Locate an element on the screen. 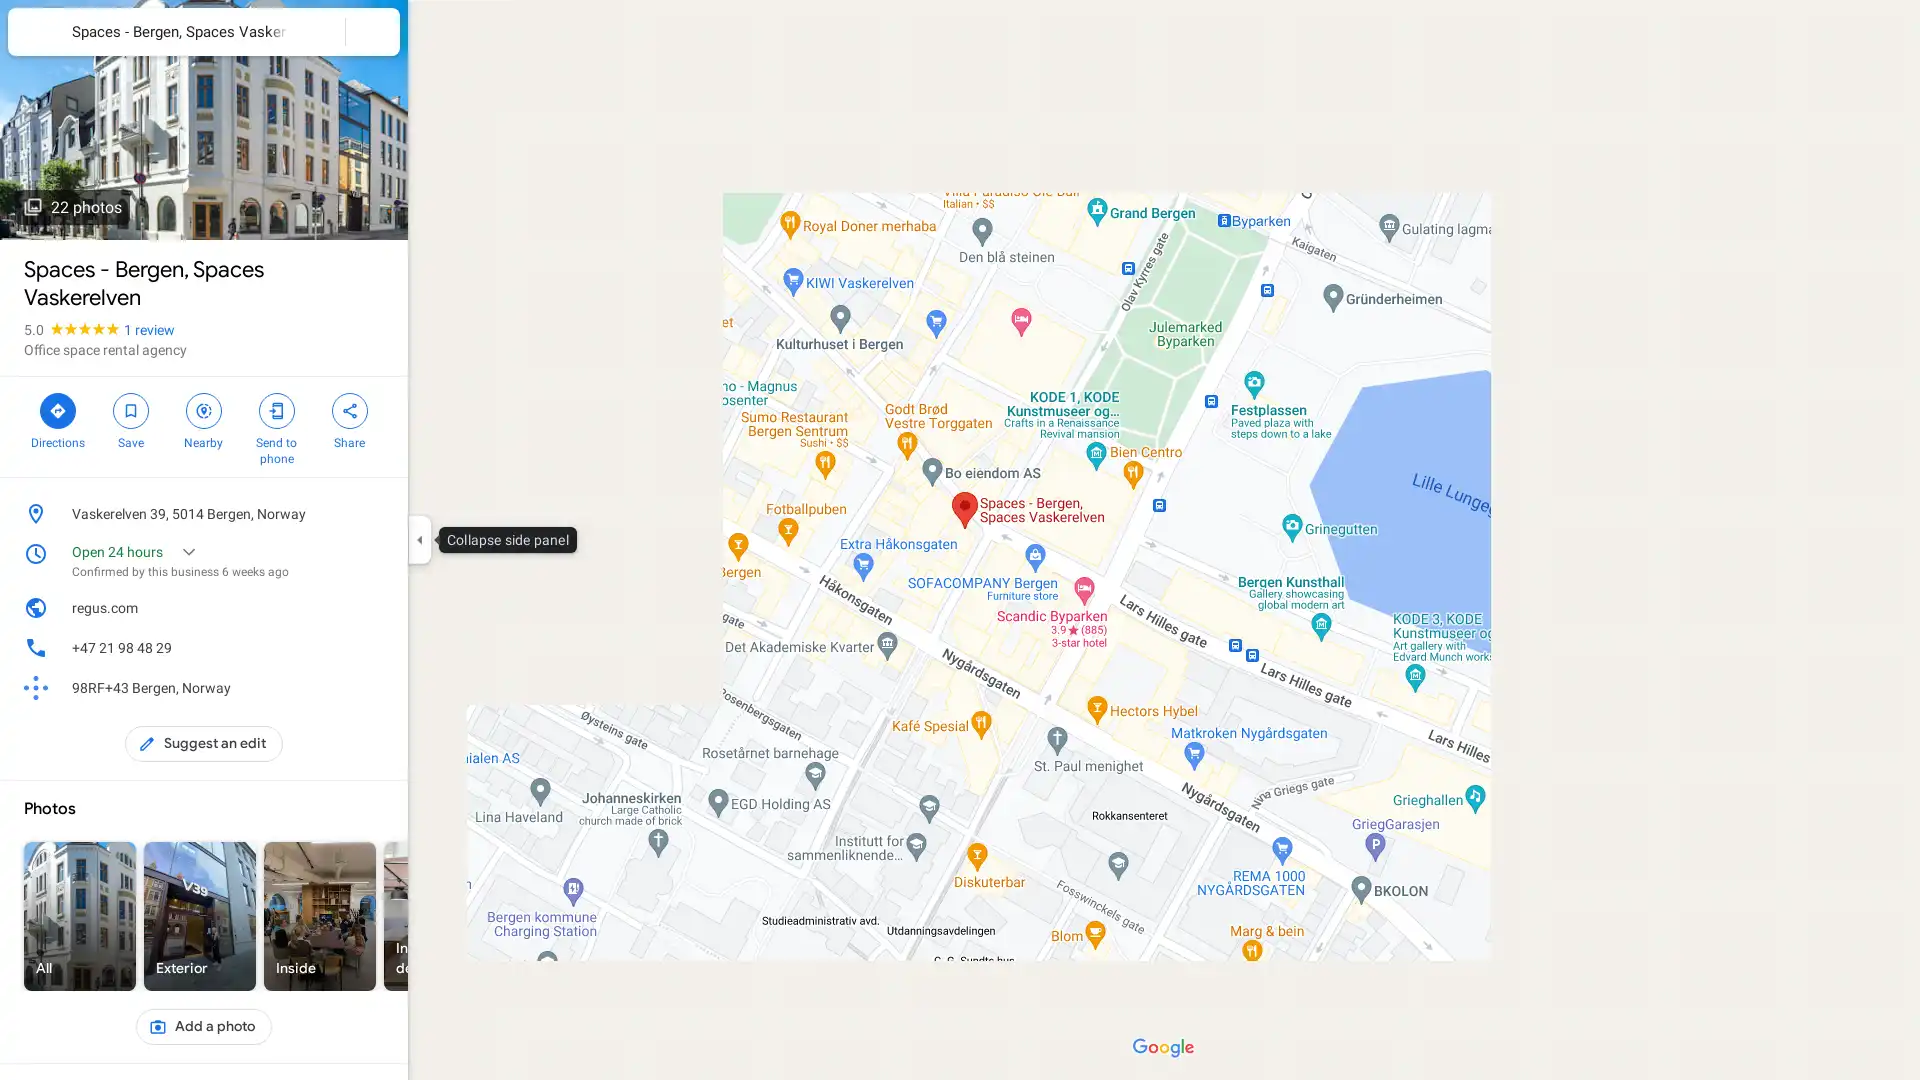  Exterior is located at coordinates (200, 916).